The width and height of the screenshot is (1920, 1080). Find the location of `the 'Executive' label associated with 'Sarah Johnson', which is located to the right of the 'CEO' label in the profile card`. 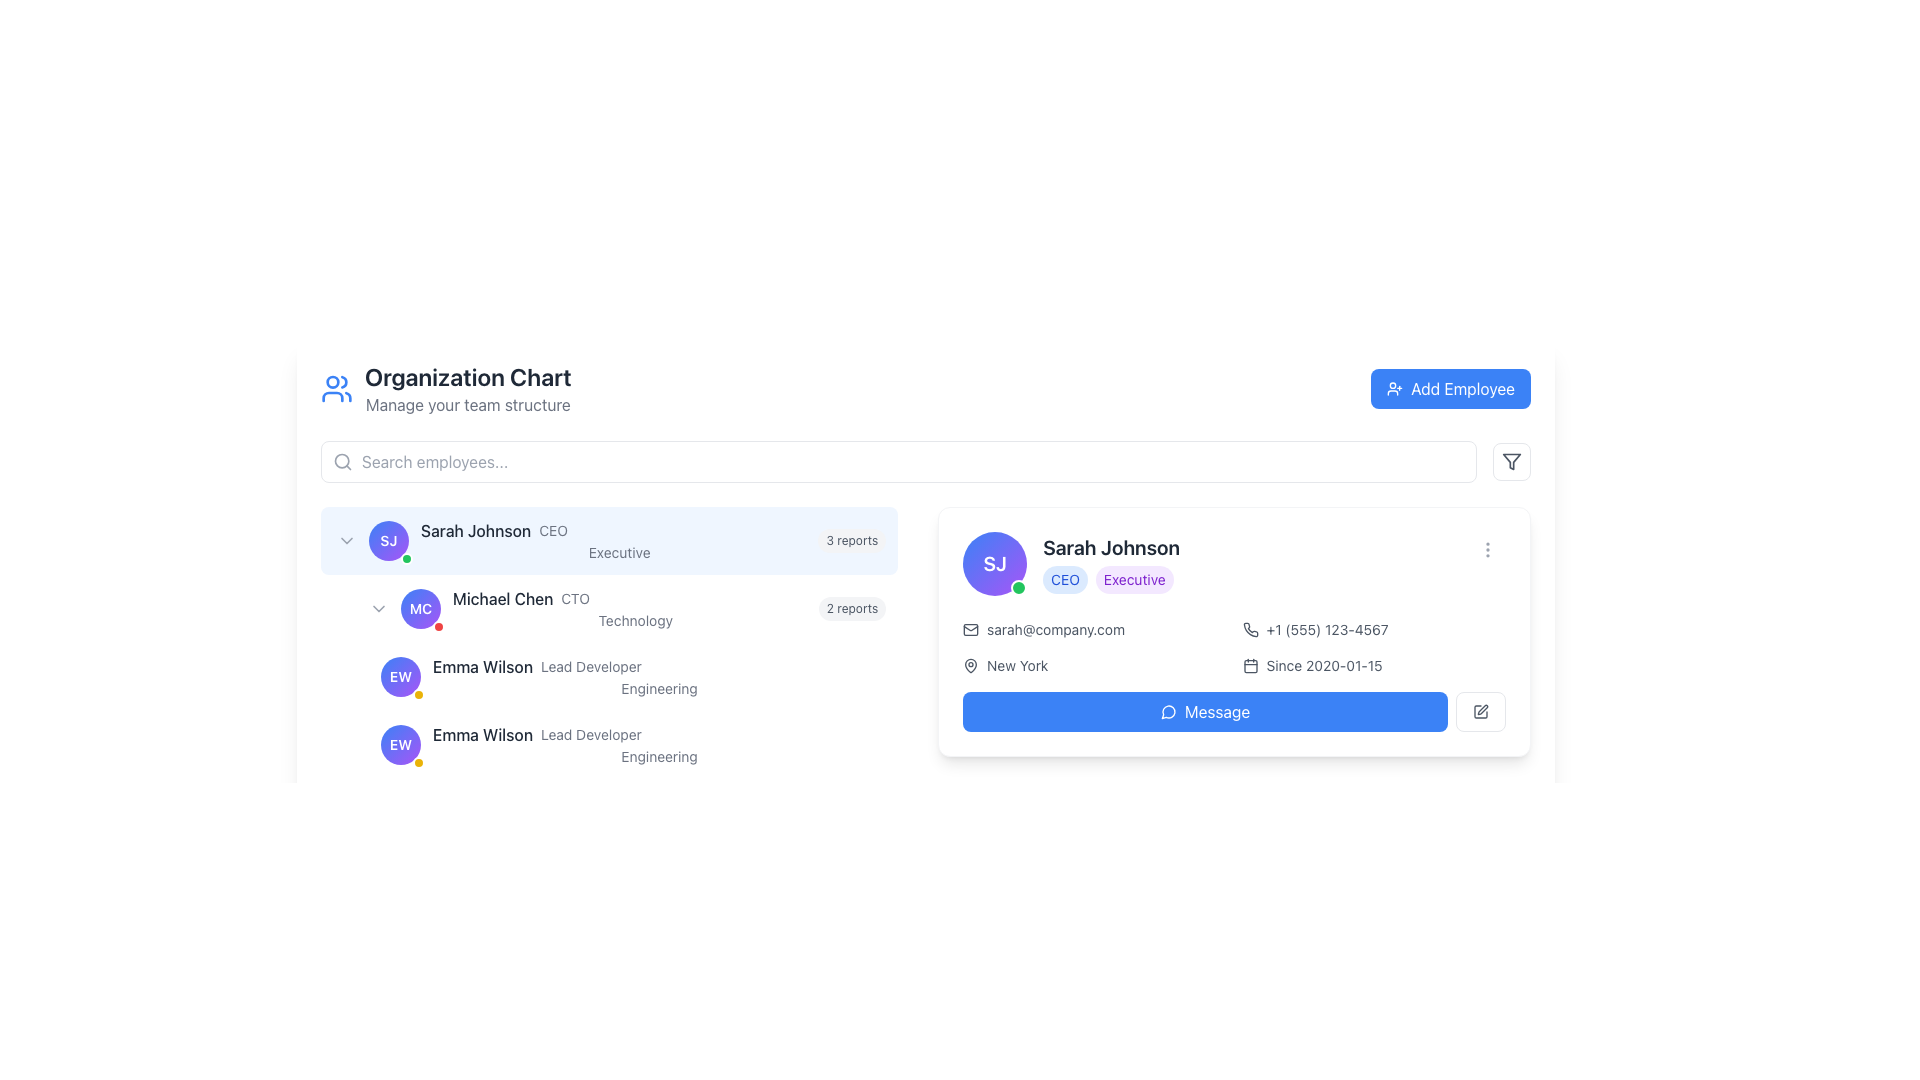

the 'Executive' label associated with 'Sarah Johnson', which is located to the right of the 'CEO' label in the profile card is located at coordinates (1134, 579).